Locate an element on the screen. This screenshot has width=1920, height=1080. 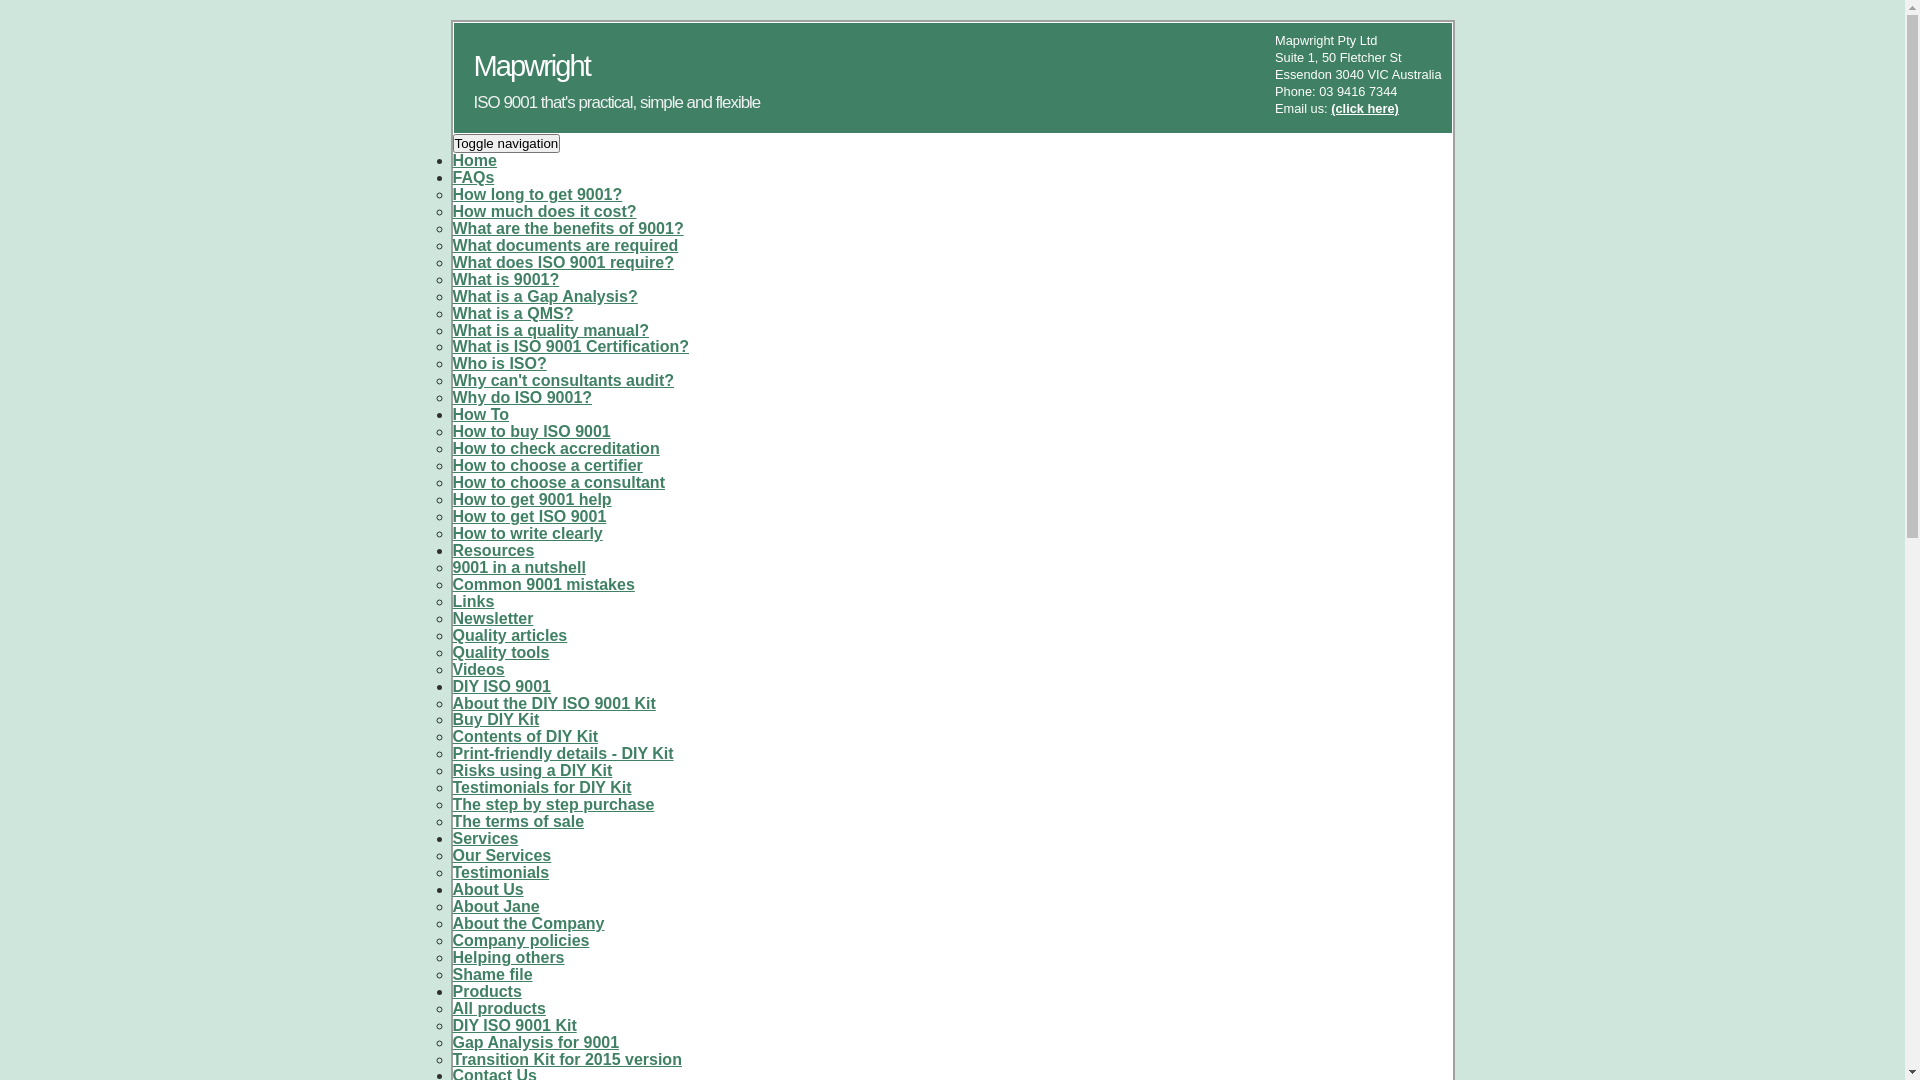
'Links' is located at coordinates (472, 600).